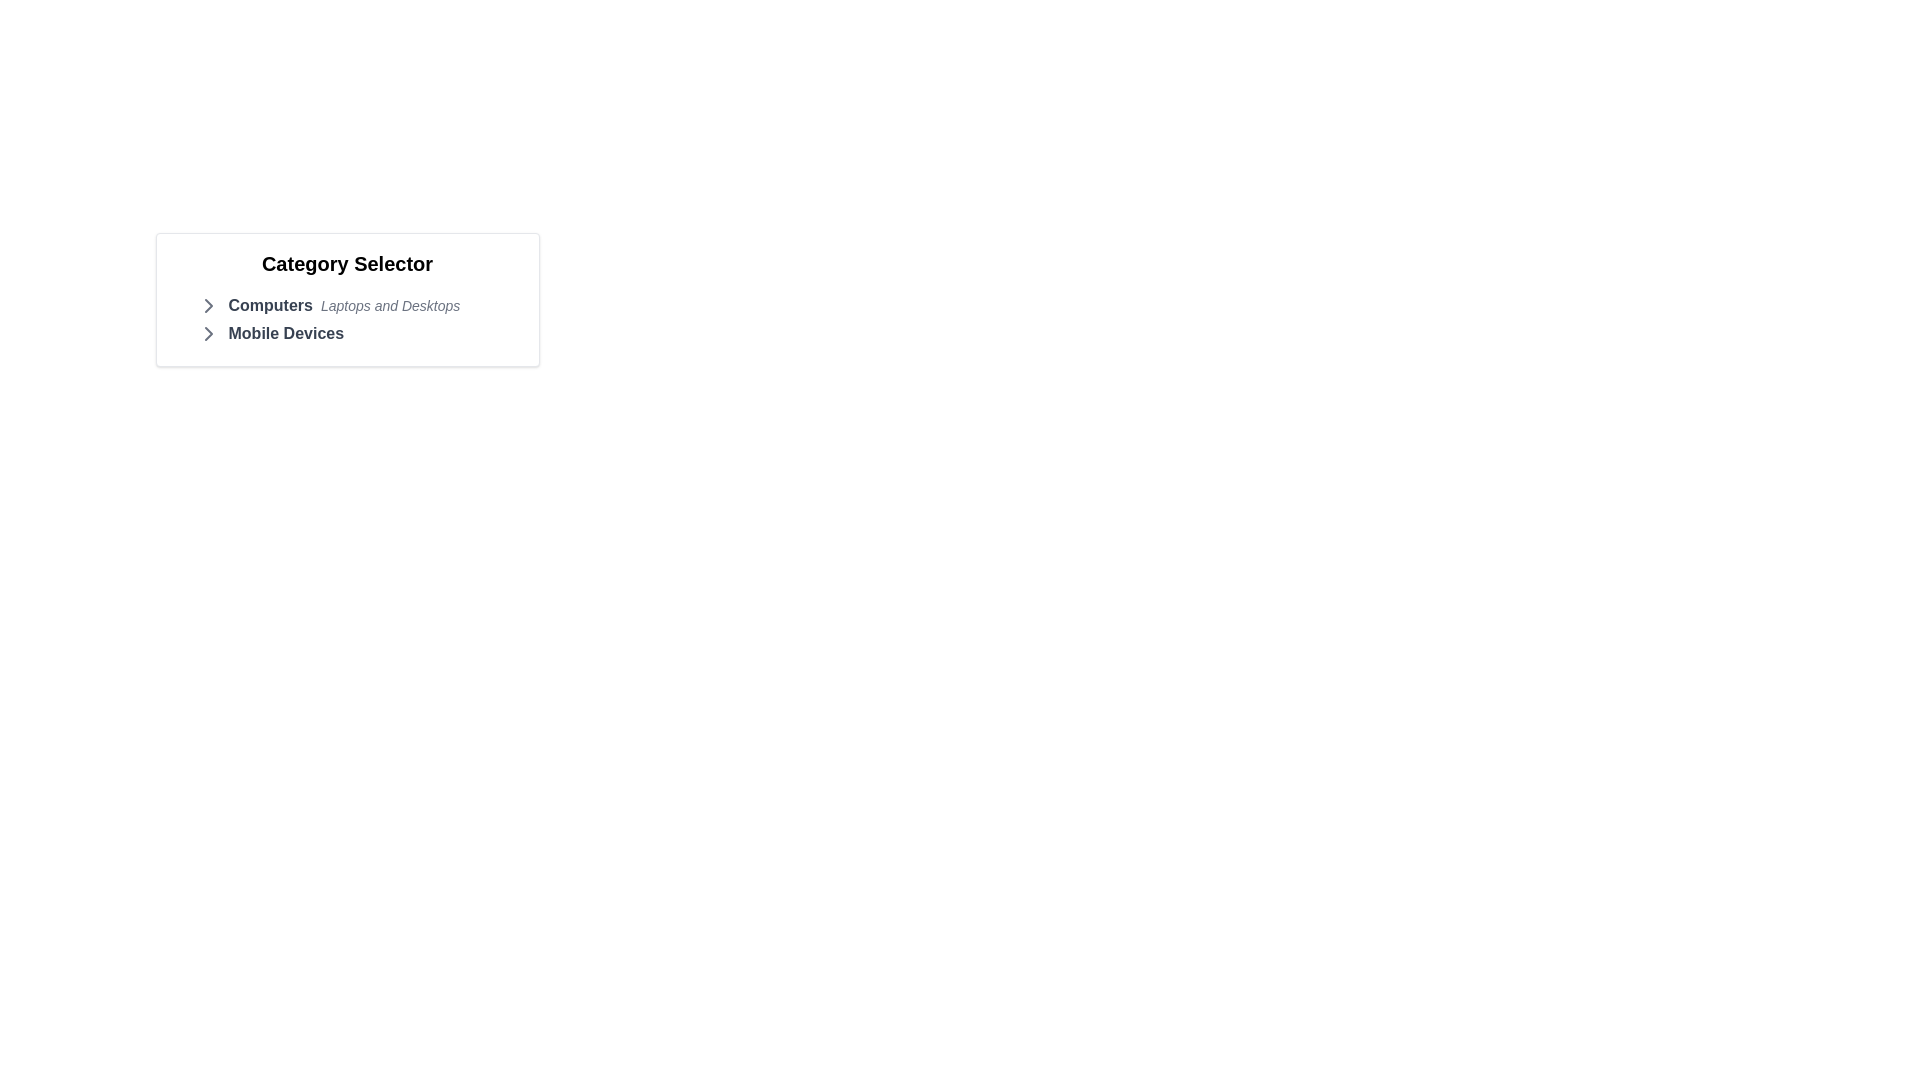 The image size is (1920, 1080). I want to click on the chevron icon located to the immediate left of the 'Mobile Devices' text label, so click(208, 333).